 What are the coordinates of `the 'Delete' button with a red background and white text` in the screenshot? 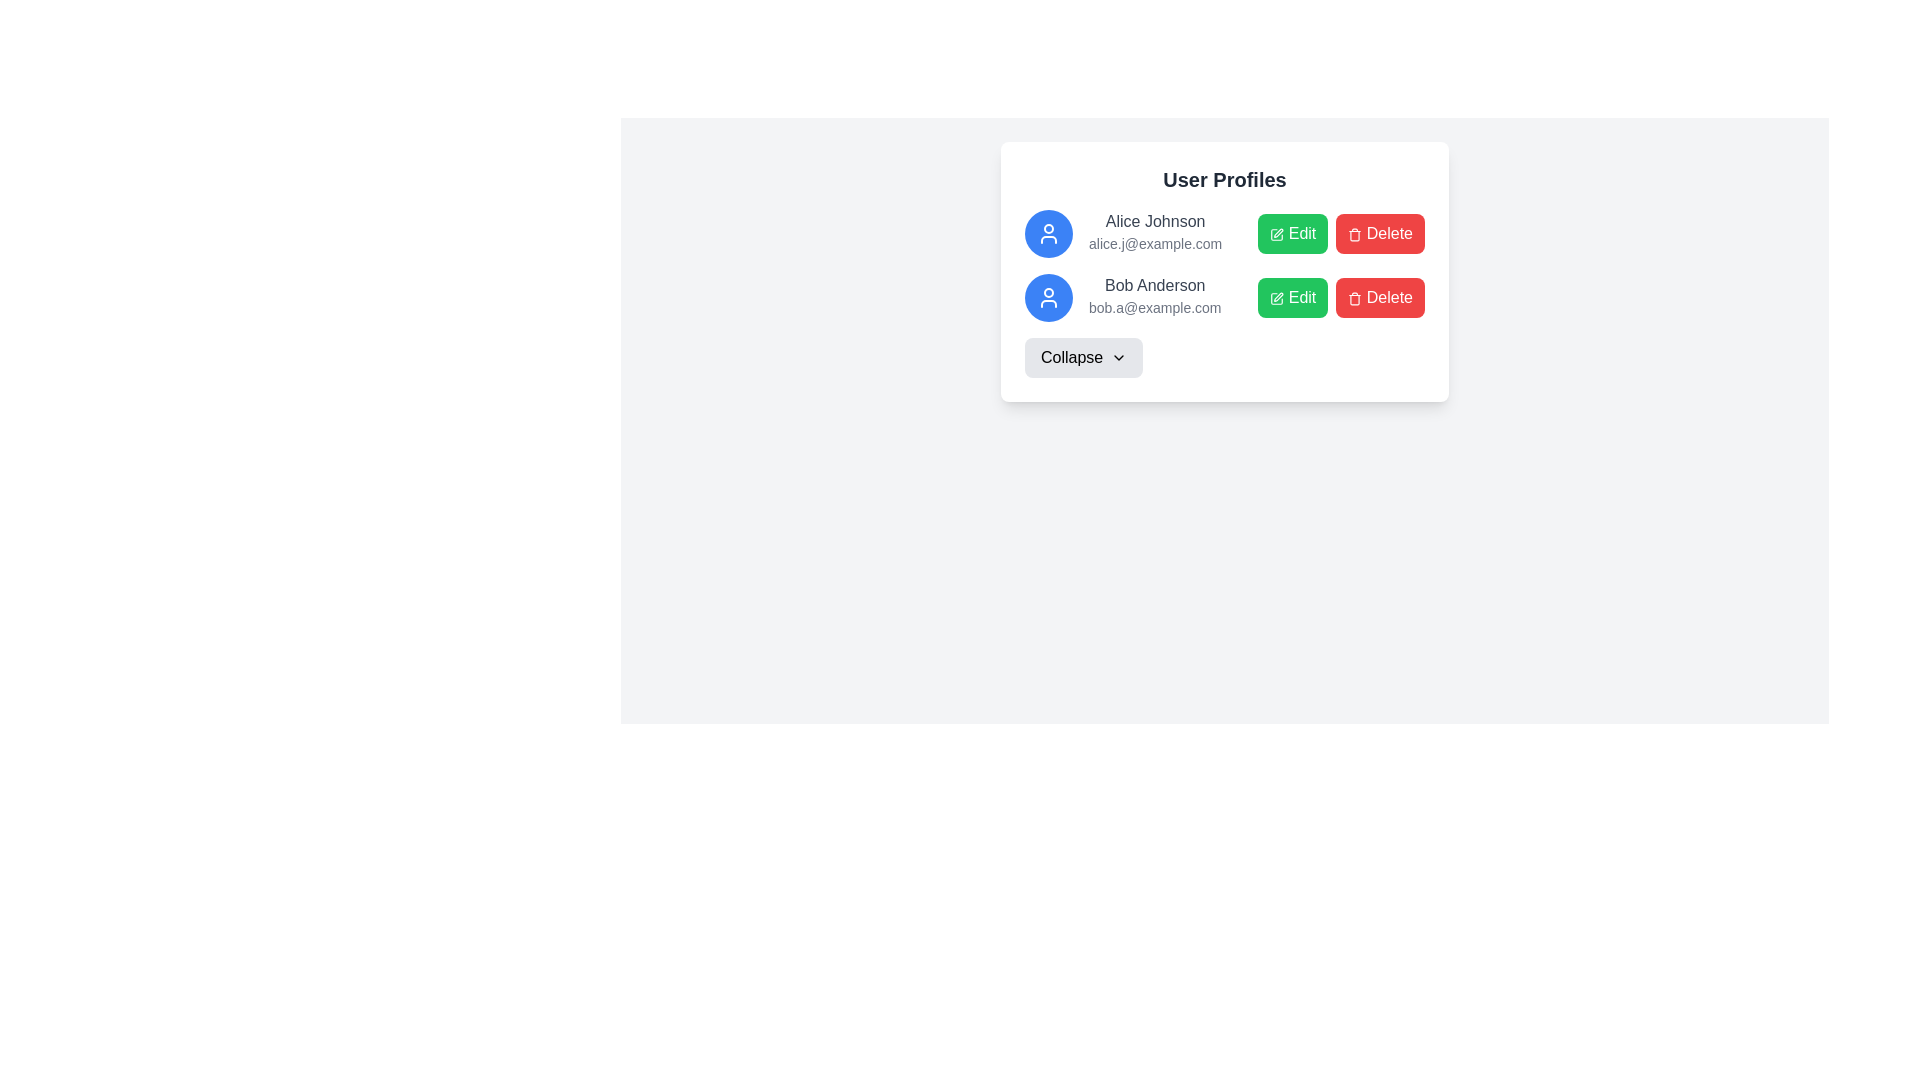 It's located at (1341, 233).